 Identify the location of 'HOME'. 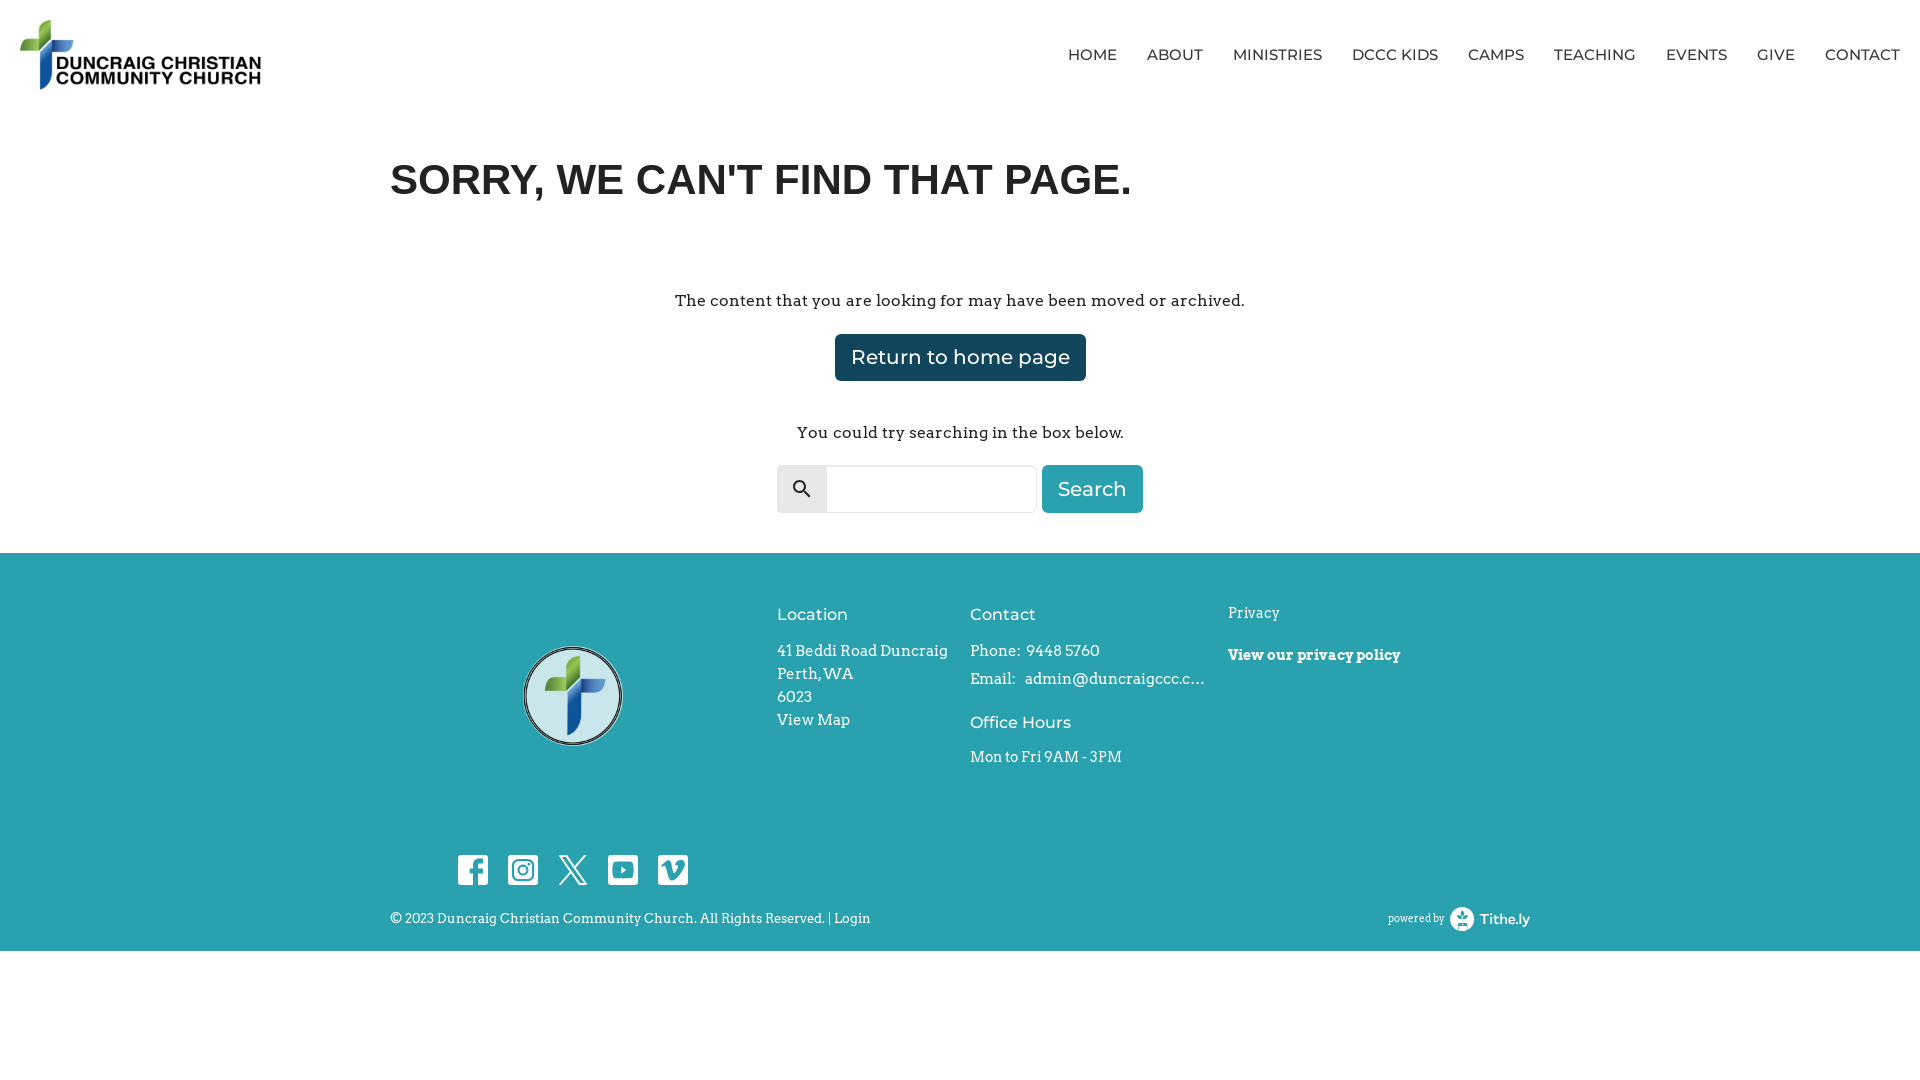
(1091, 53).